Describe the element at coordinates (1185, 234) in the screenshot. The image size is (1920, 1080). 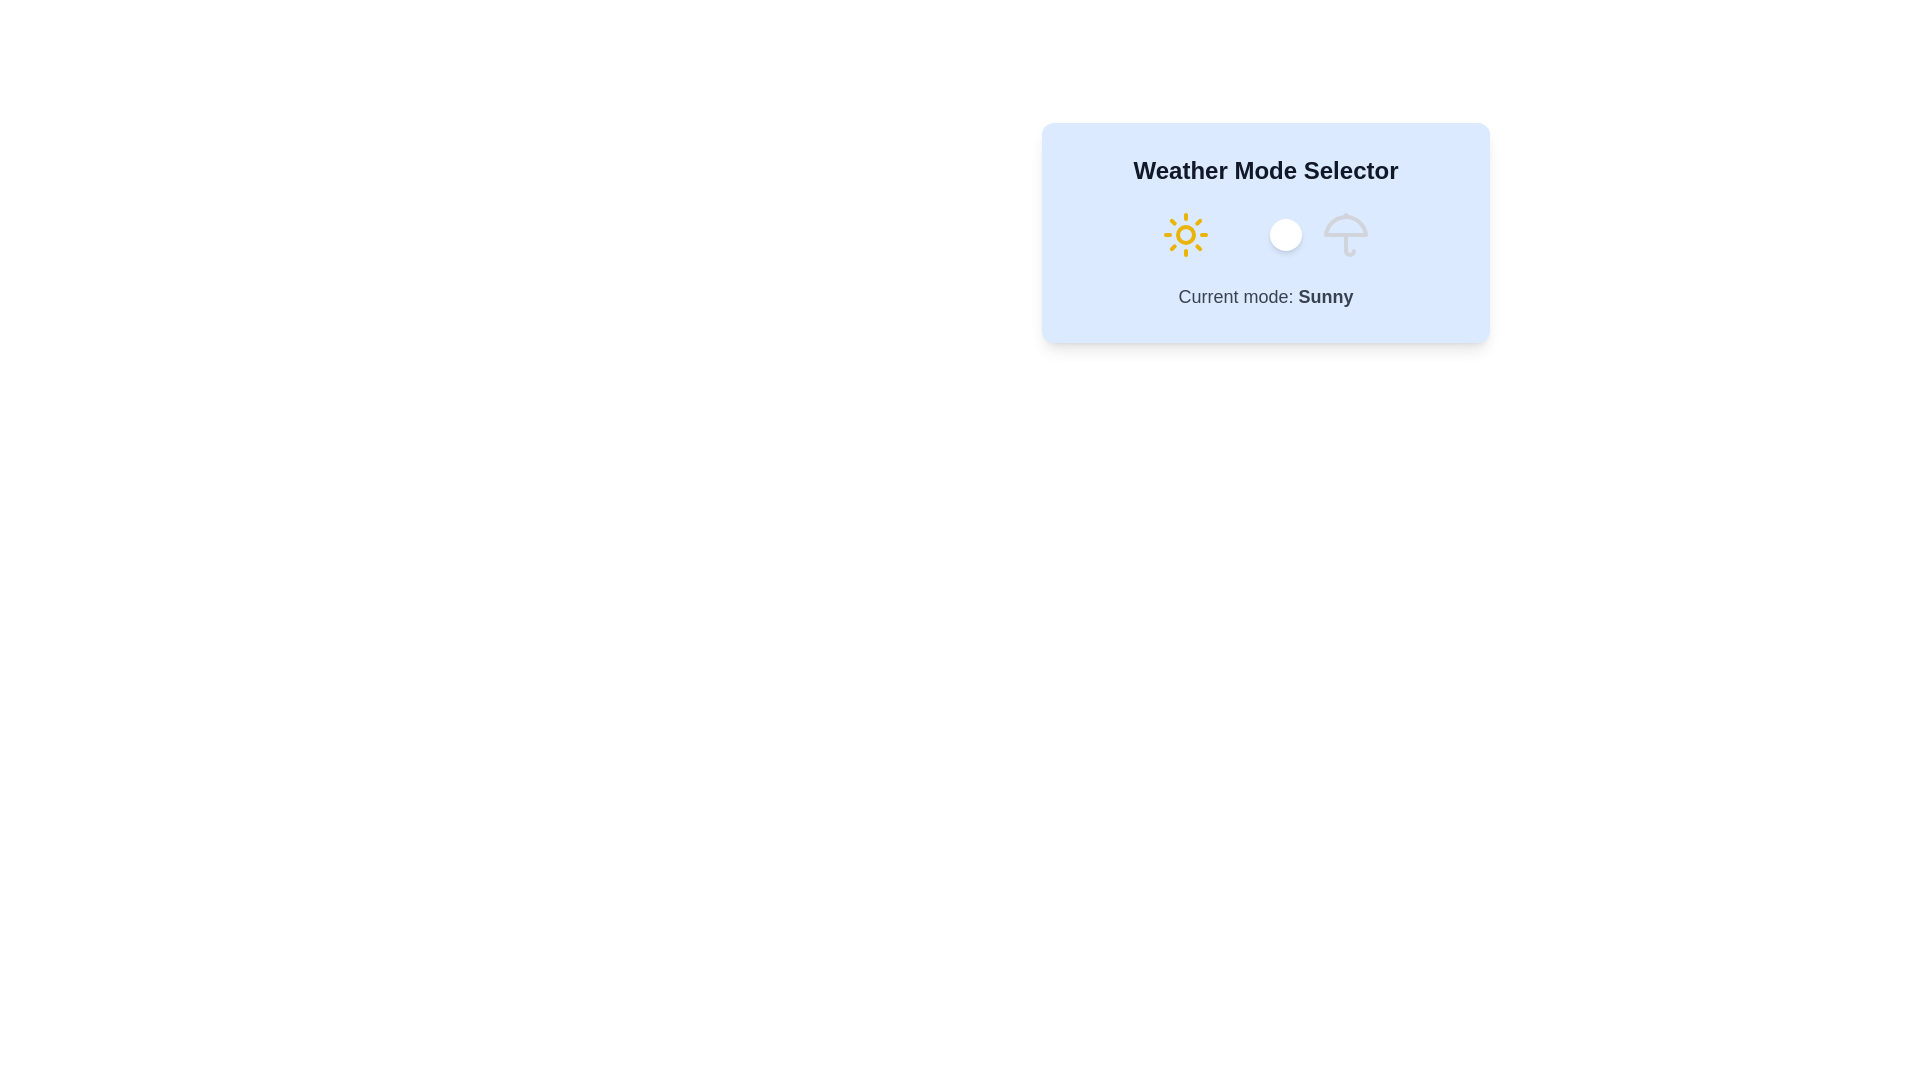
I see `the sunny weather mode icon represented as an SVG element, which is the leftmost icon in the Weather Mode Selector card component` at that location.